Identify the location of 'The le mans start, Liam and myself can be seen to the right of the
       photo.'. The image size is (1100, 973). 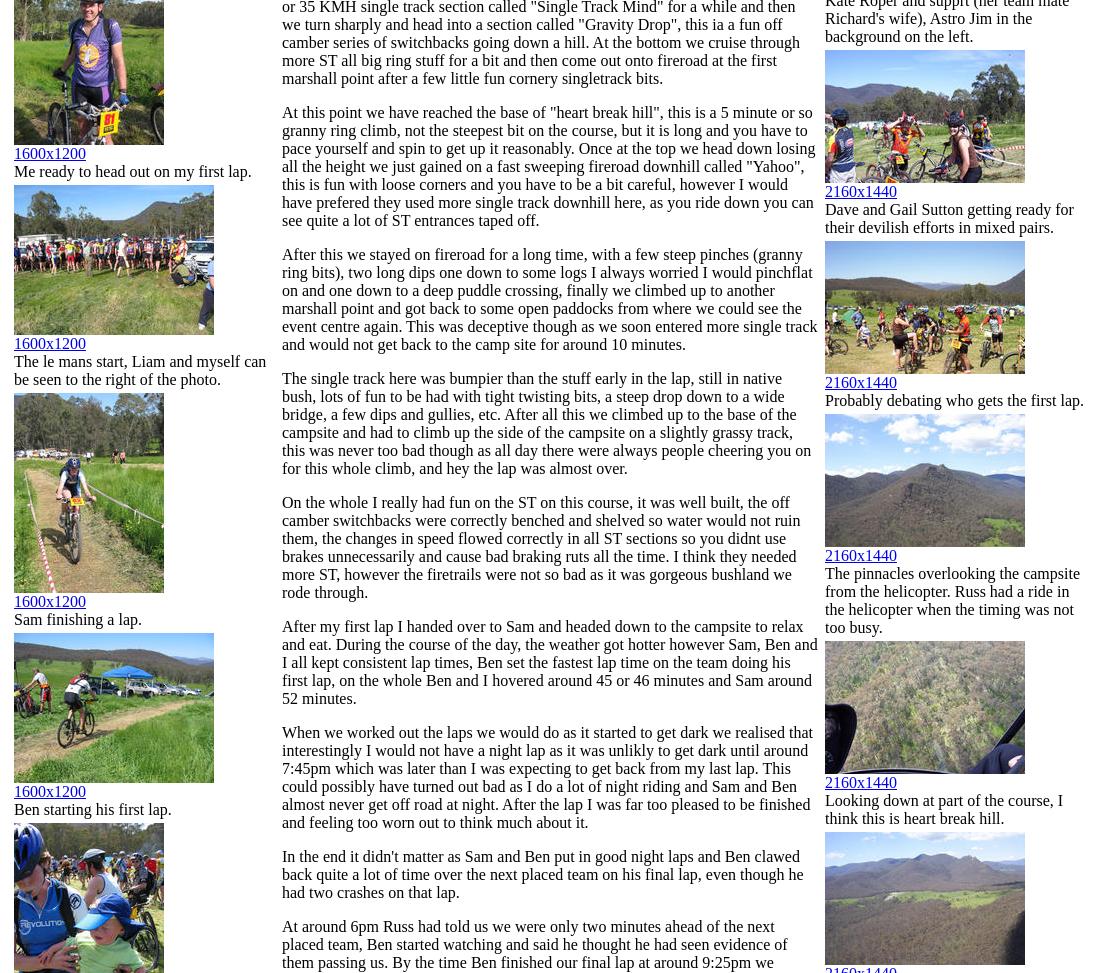
(139, 369).